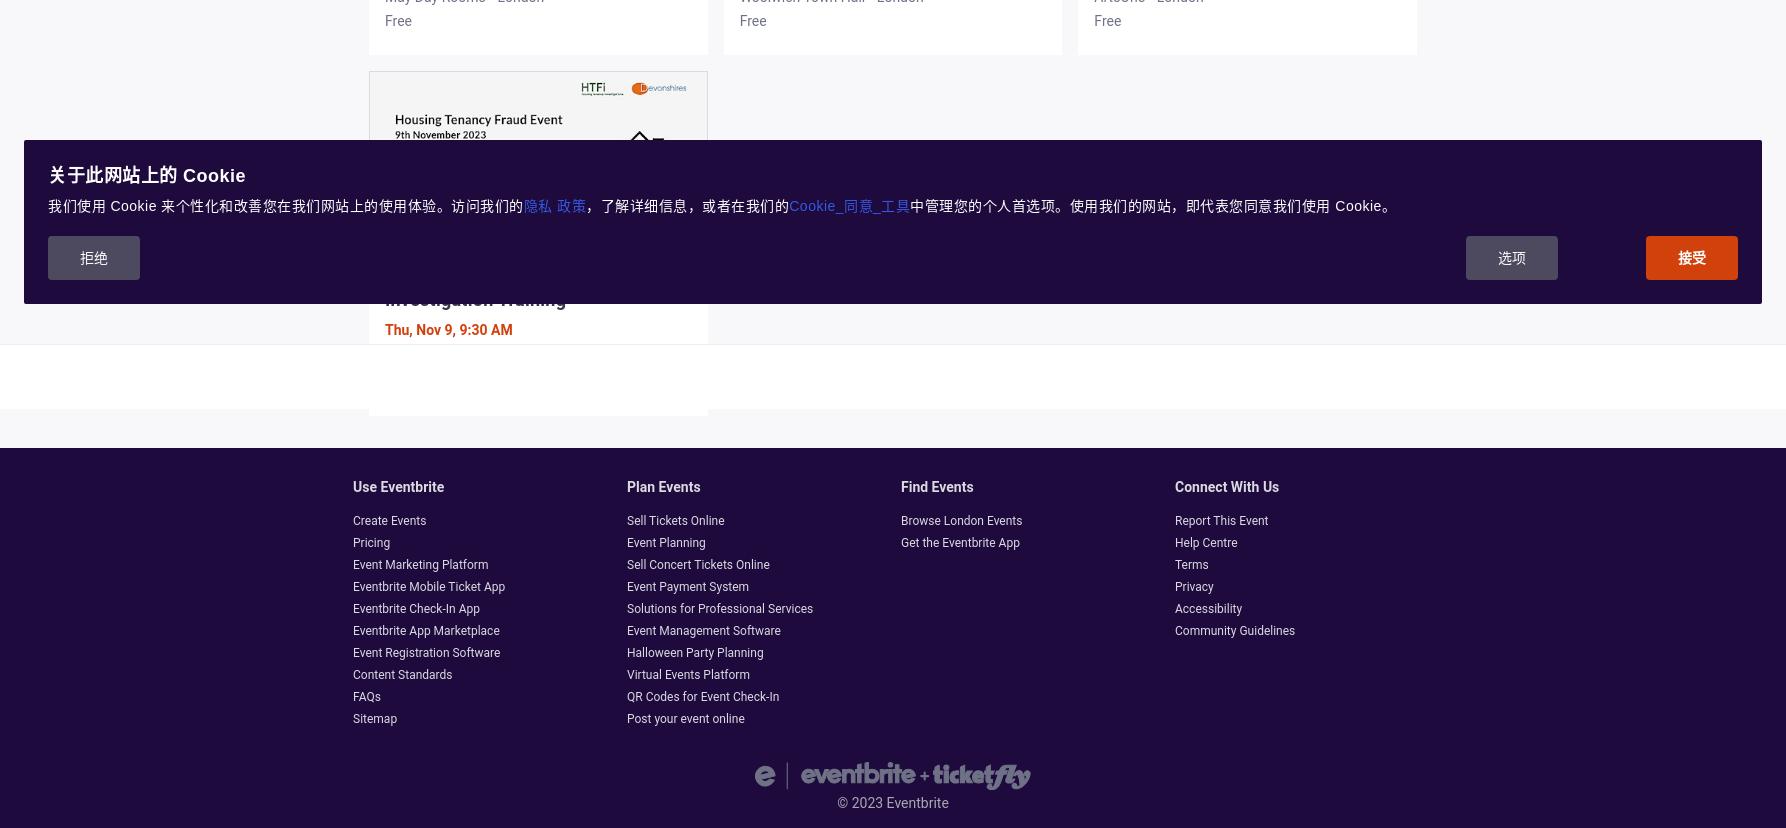 This screenshot has width=1786, height=828. I want to click on 'Eventbrite App Marketplace', so click(425, 631).